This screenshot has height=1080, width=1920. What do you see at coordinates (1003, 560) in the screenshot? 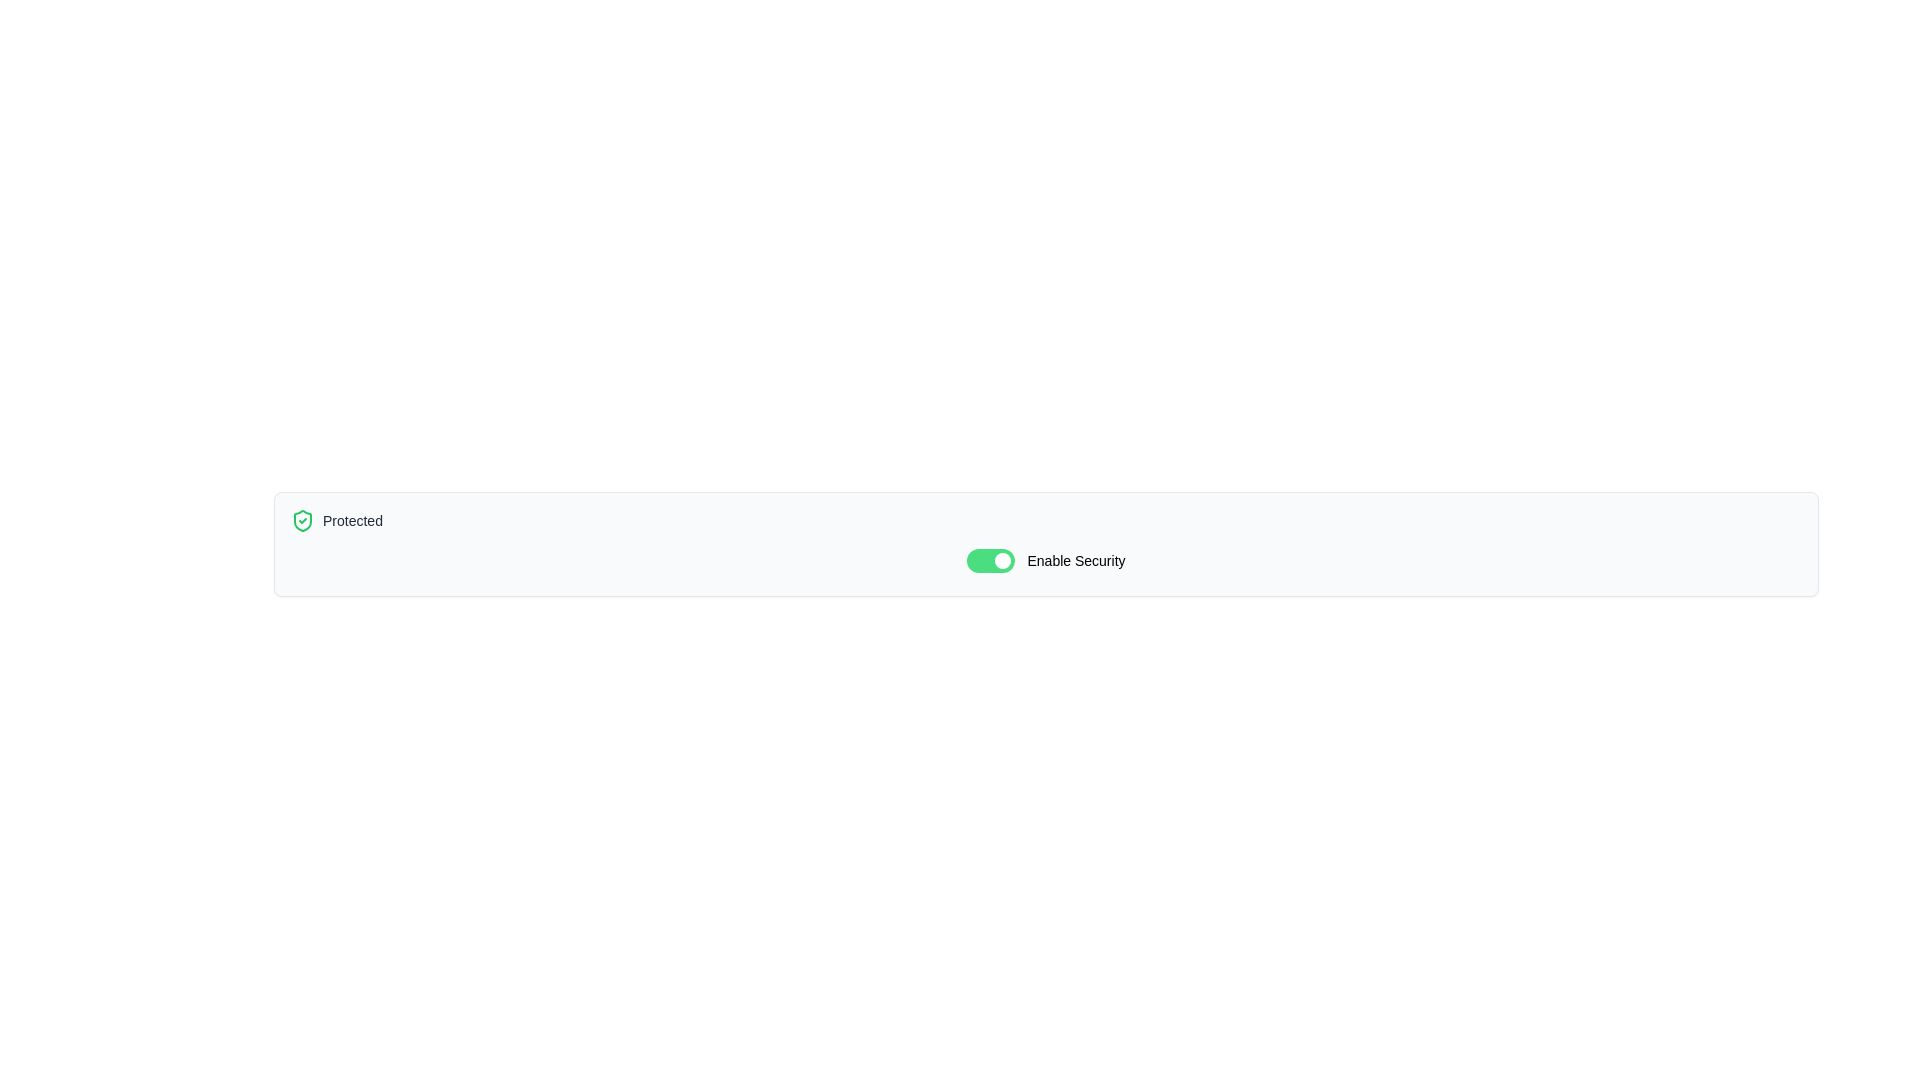
I see `the switch handle located at the right edge of the 'Enable Security' toggle switch from its current position` at bounding box center [1003, 560].